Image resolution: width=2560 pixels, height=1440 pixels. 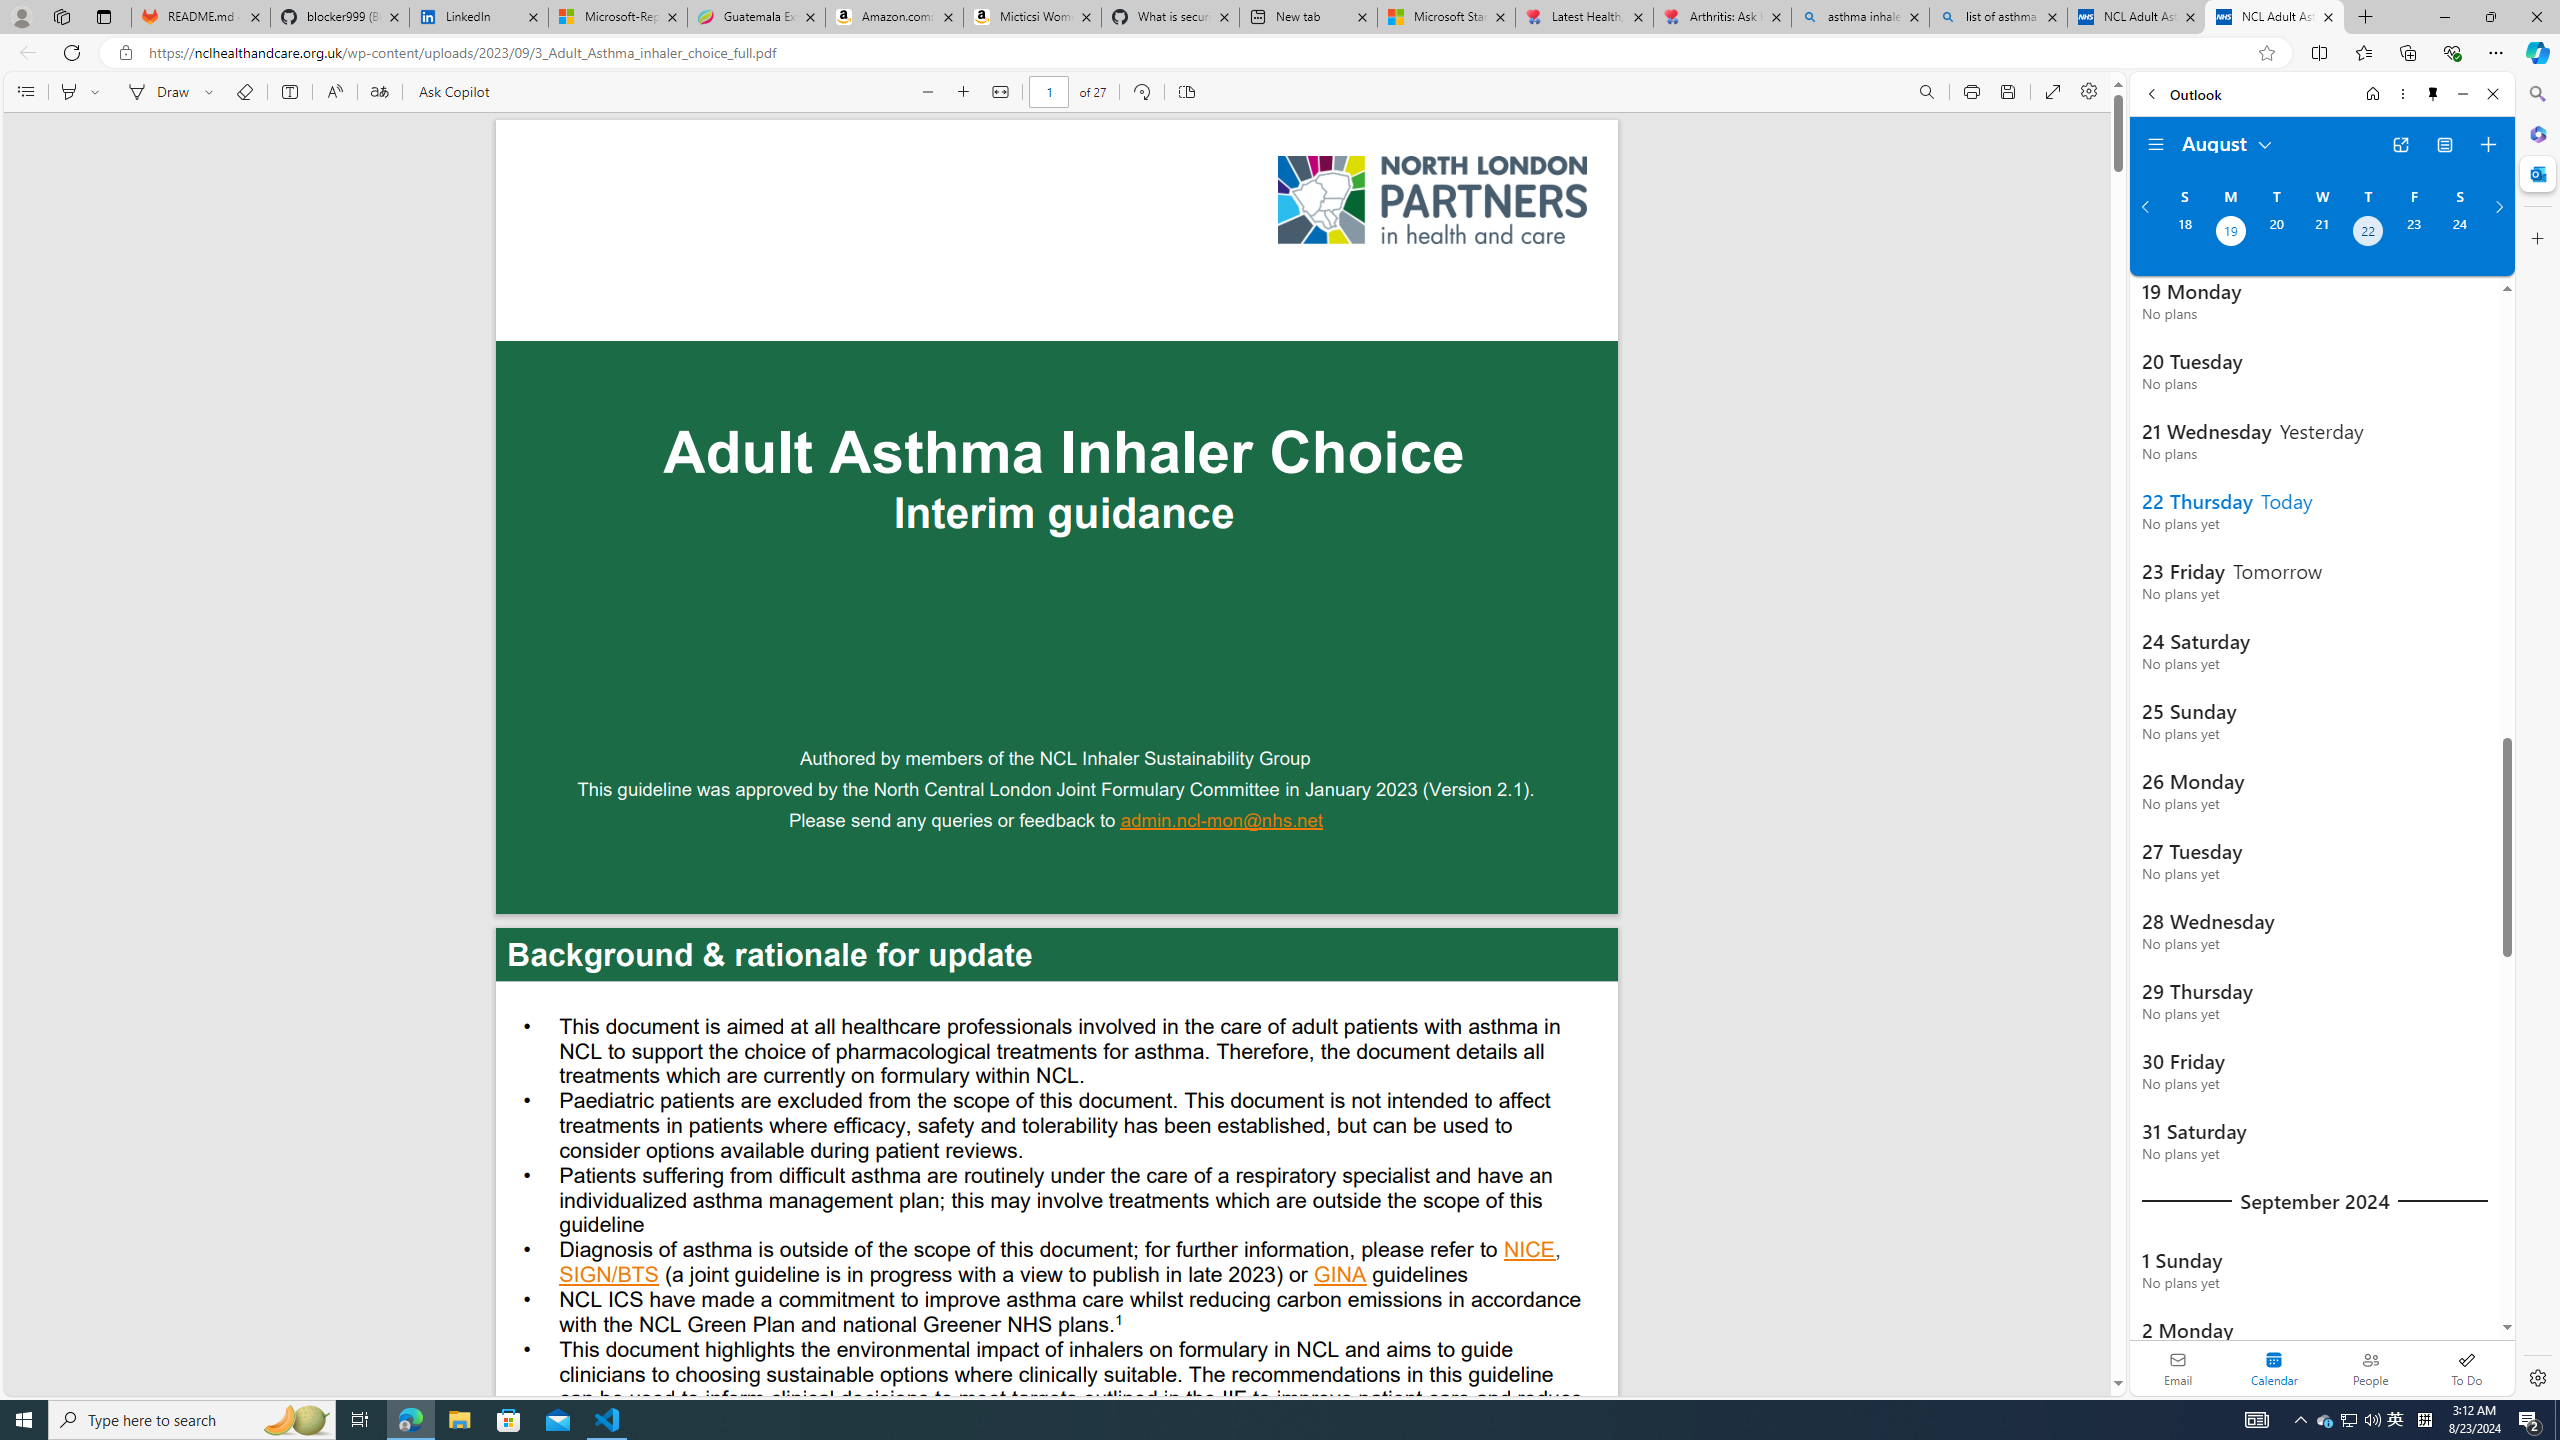 What do you see at coordinates (1222, 822) in the screenshot?
I see `'admin.ncl-mon@nhs.net'` at bounding box center [1222, 822].